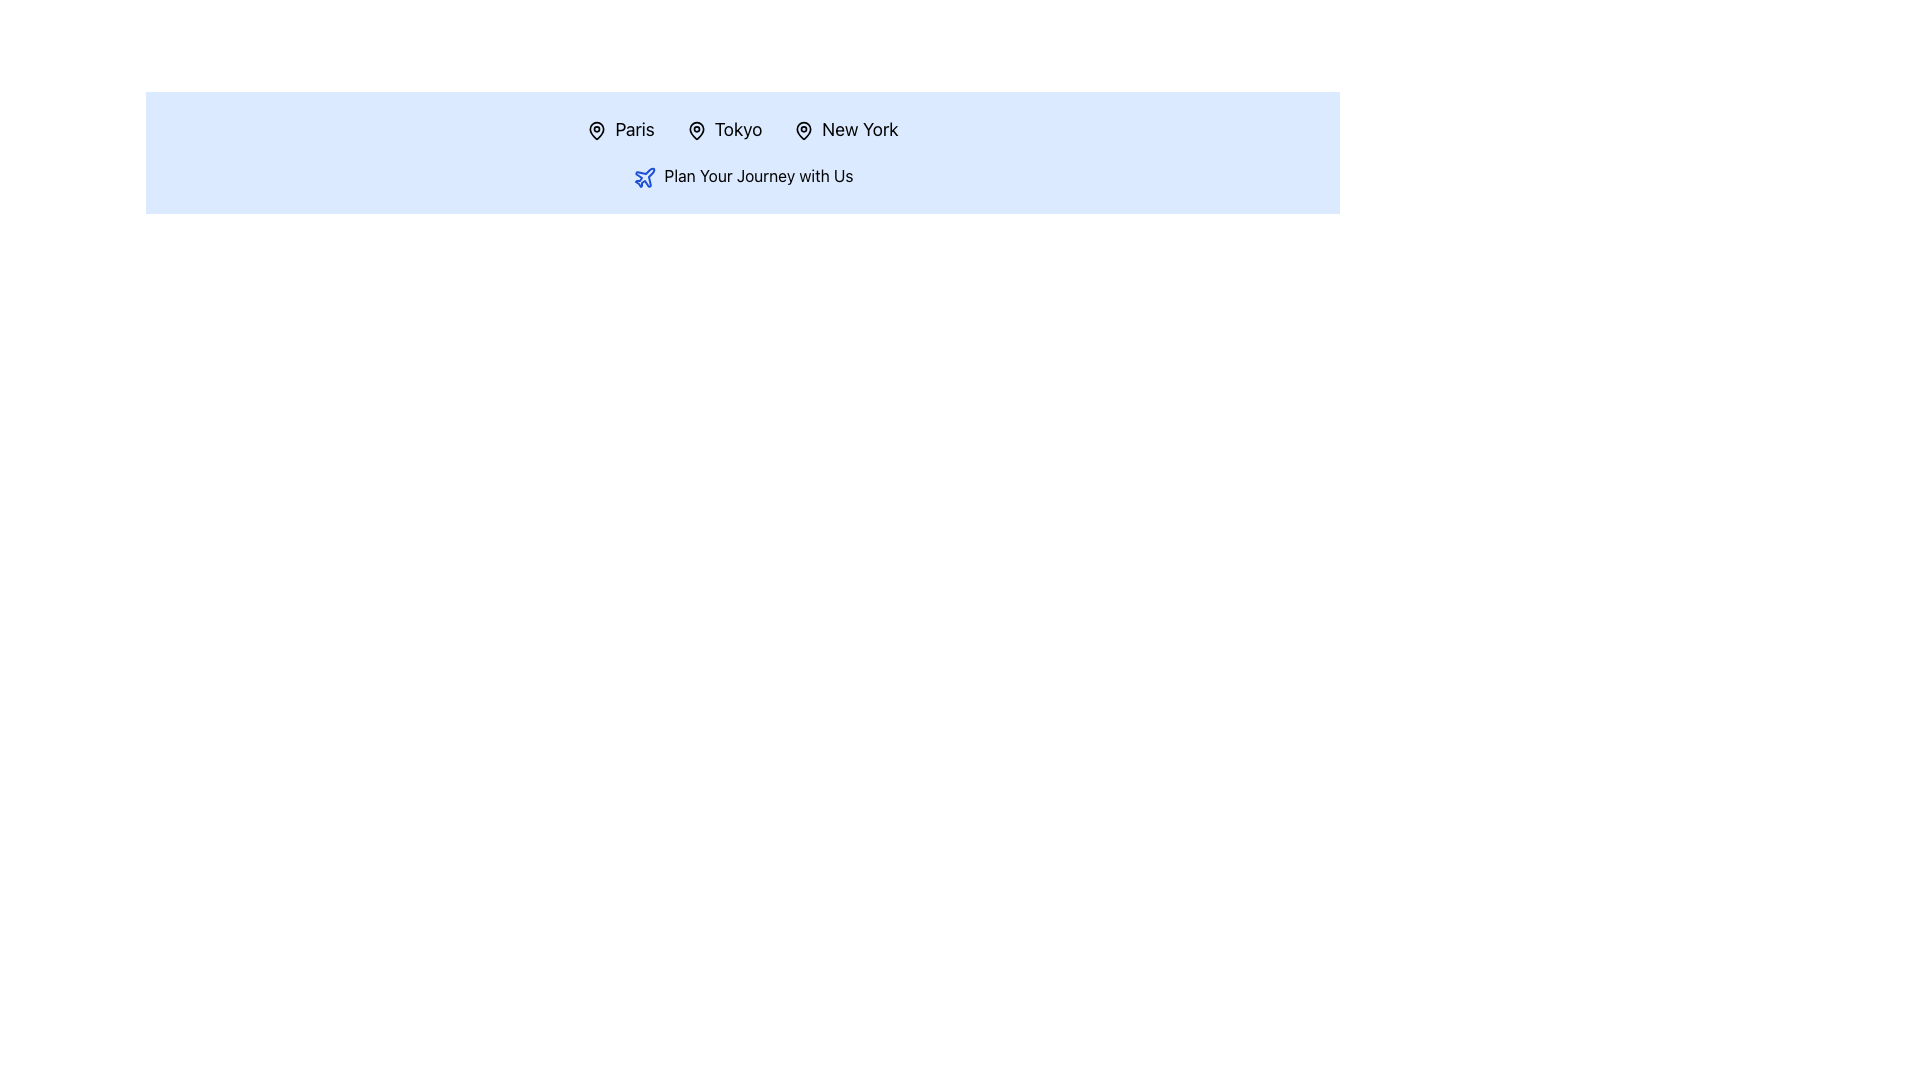 The height and width of the screenshot is (1080, 1920). I want to click on the first link in the horizontal list of locations, so click(619, 129).